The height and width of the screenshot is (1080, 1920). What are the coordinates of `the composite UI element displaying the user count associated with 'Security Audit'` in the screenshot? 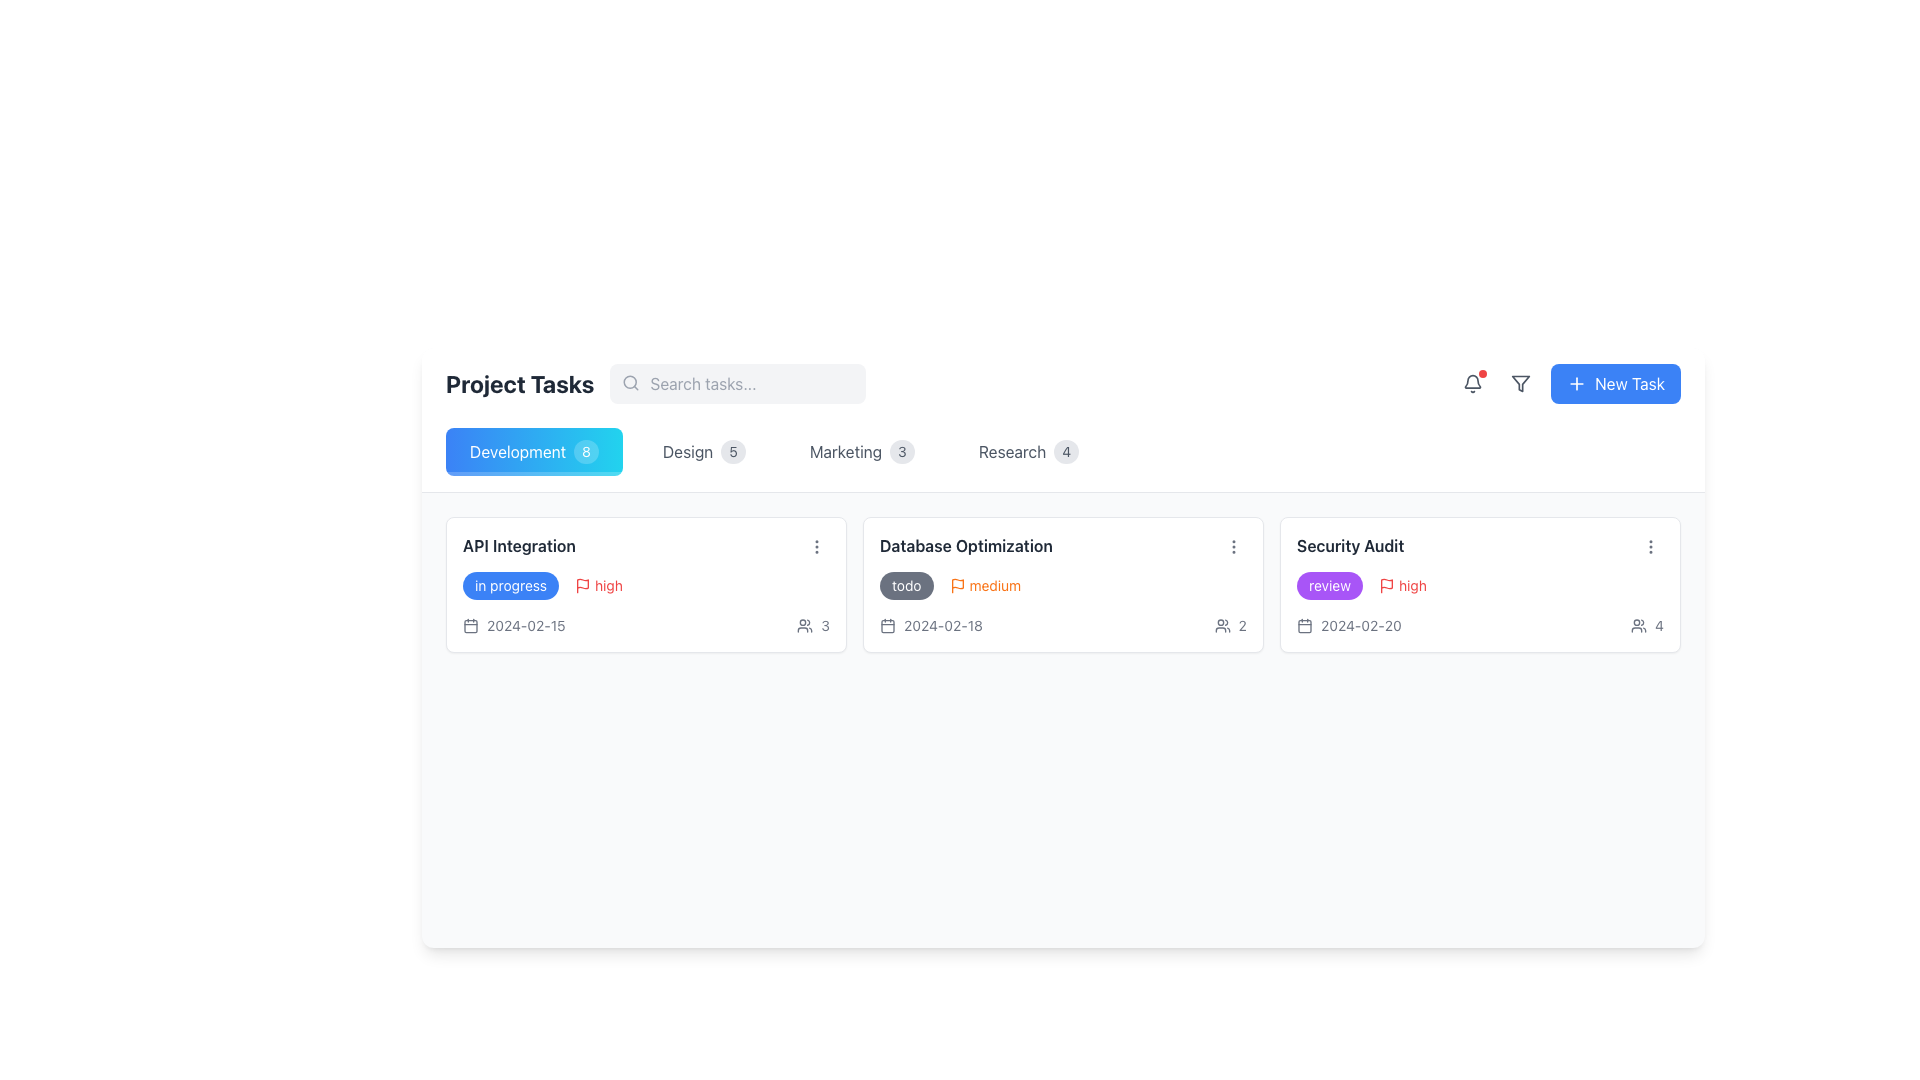 It's located at (1647, 624).